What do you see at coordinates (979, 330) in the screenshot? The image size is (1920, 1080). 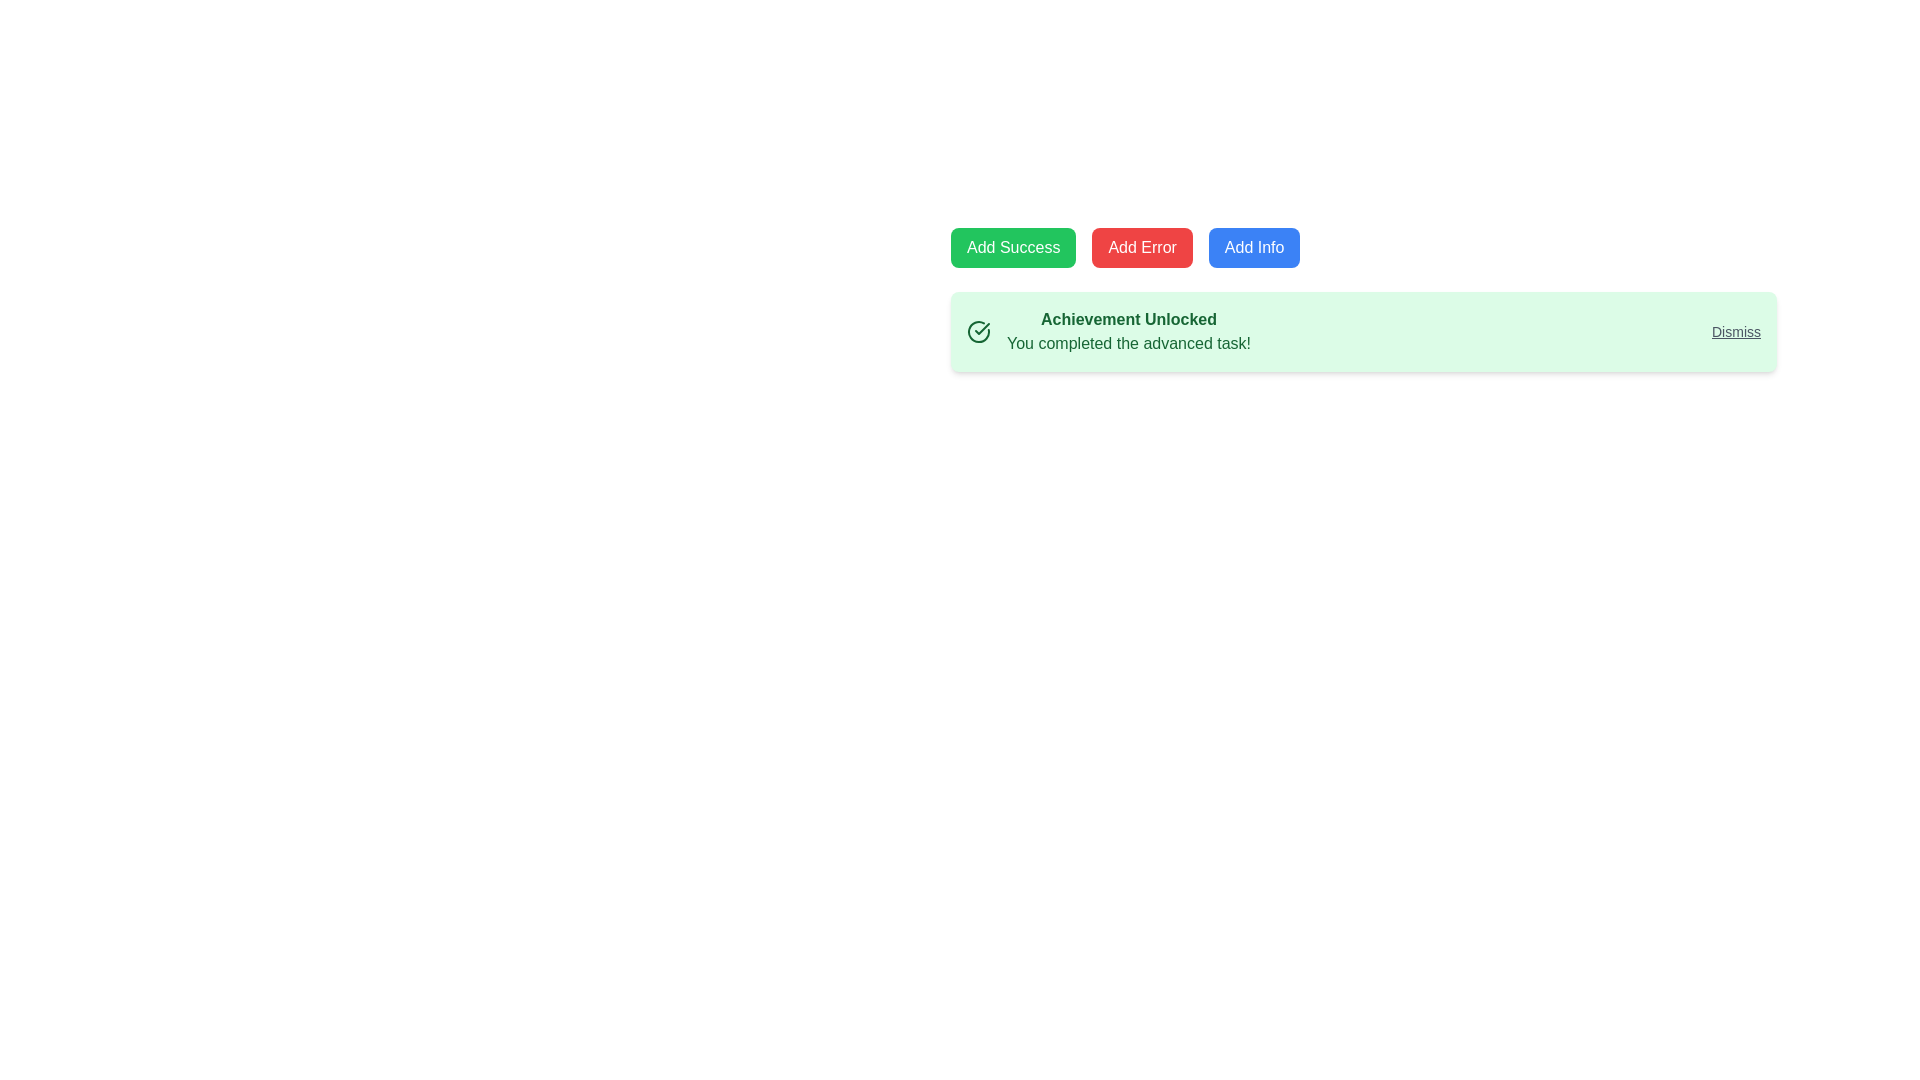 I see `the success indicator icon located within the green notification panel that contains the text 'Achievement Unlocked'` at bounding box center [979, 330].